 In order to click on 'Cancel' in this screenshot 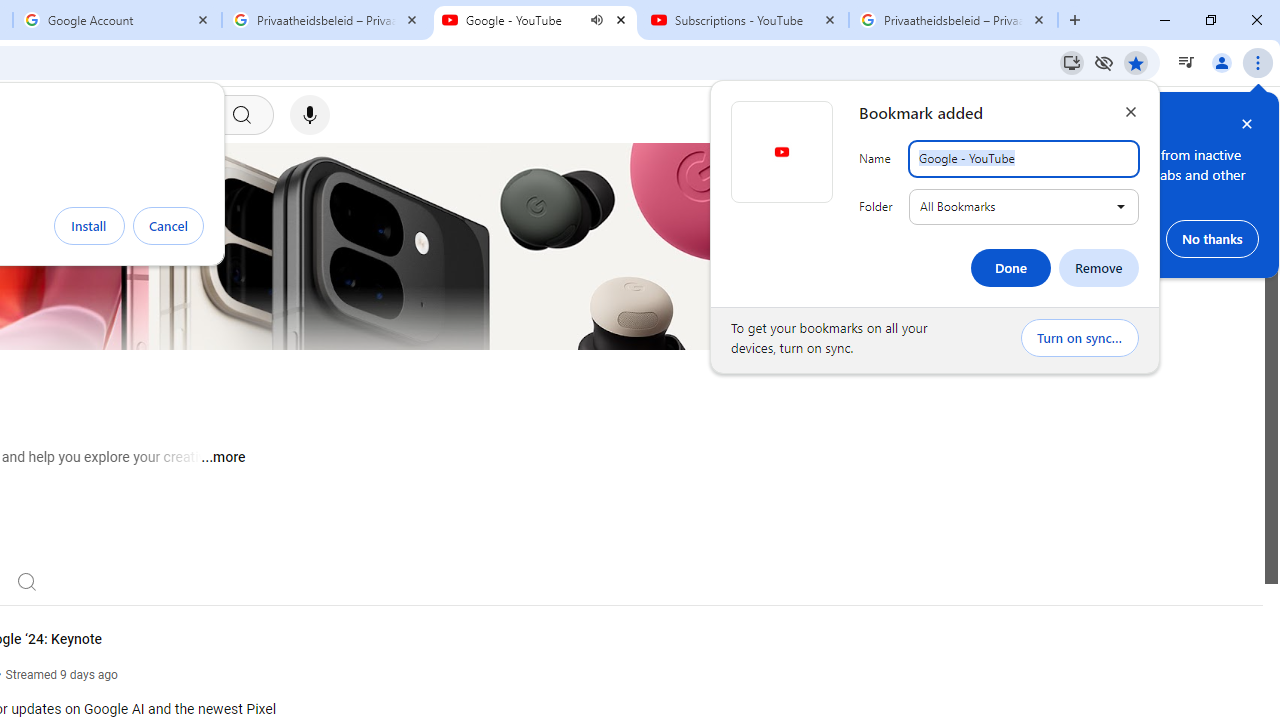, I will do `click(168, 225)`.